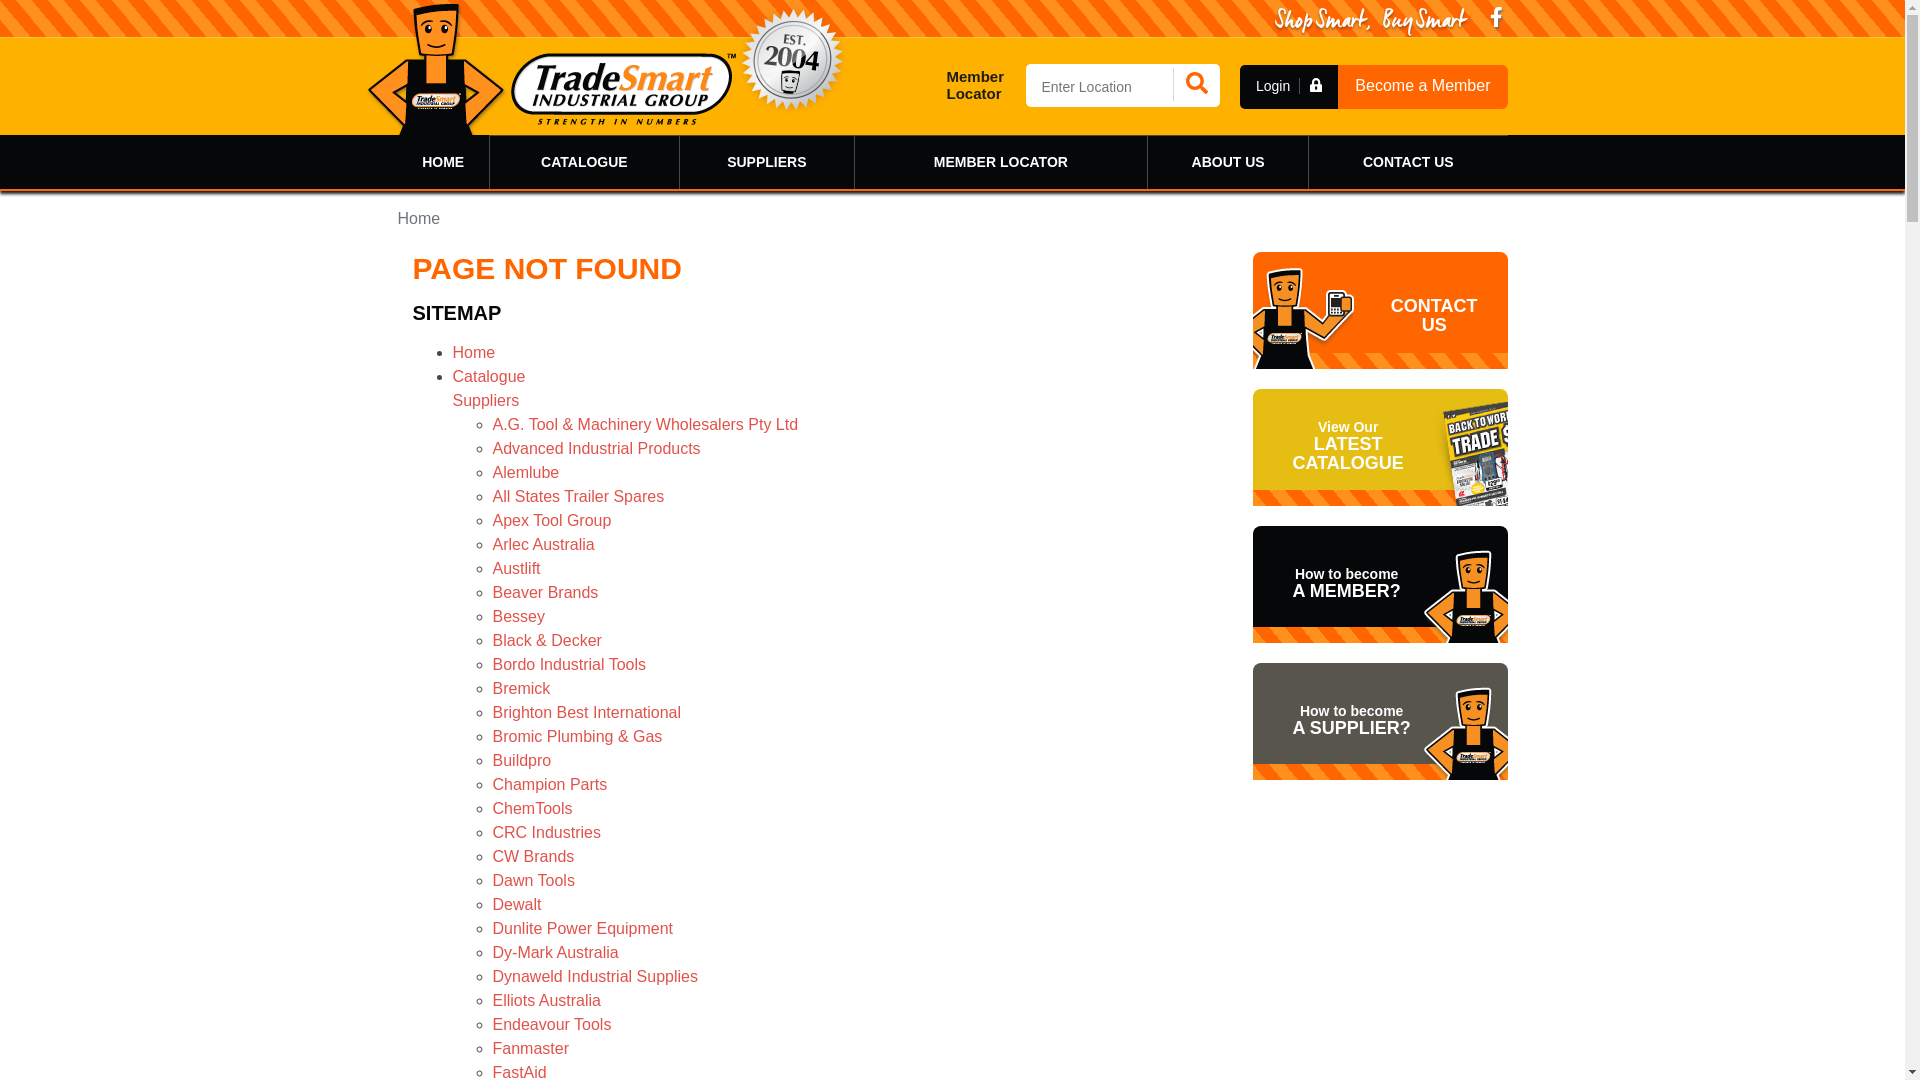  Describe the element at coordinates (442, 161) in the screenshot. I see `'HOME'` at that location.